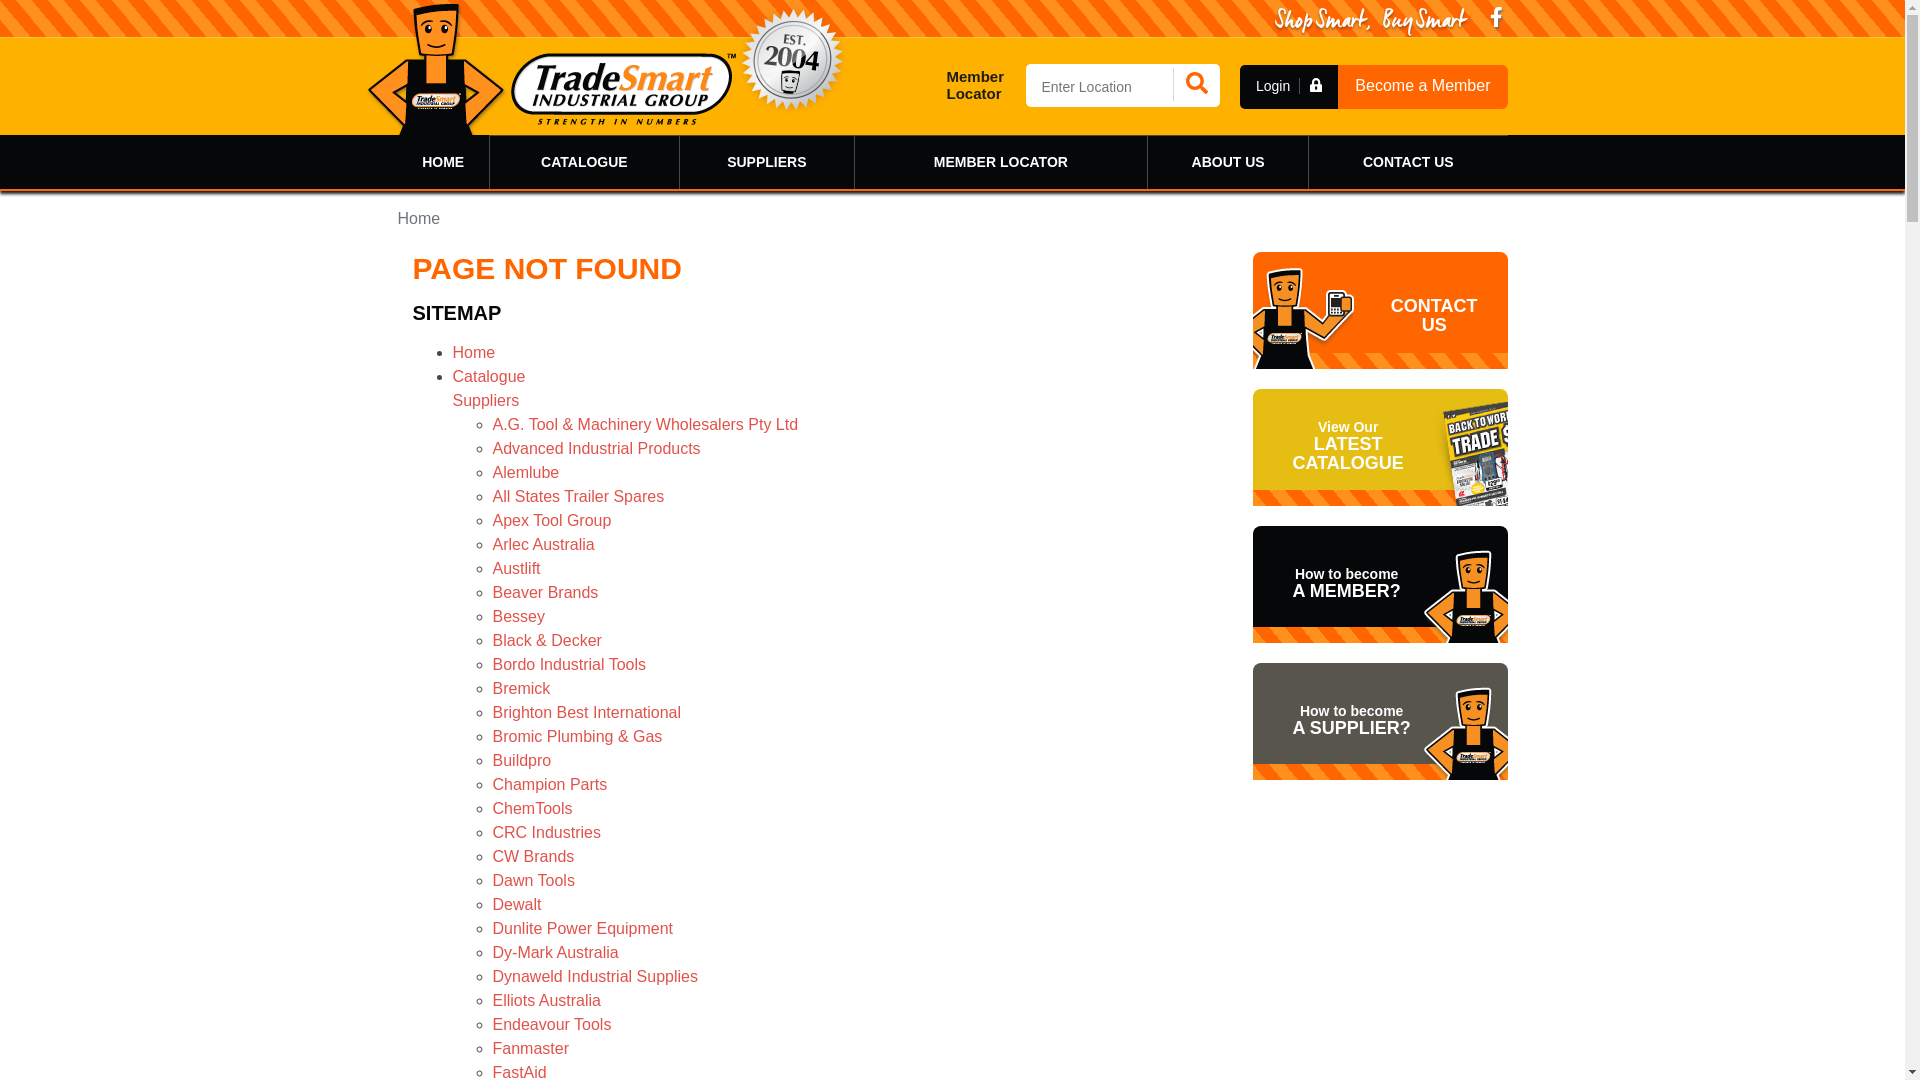  Describe the element at coordinates (442, 161) in the screenshot. I see `'HOME'` at that location.